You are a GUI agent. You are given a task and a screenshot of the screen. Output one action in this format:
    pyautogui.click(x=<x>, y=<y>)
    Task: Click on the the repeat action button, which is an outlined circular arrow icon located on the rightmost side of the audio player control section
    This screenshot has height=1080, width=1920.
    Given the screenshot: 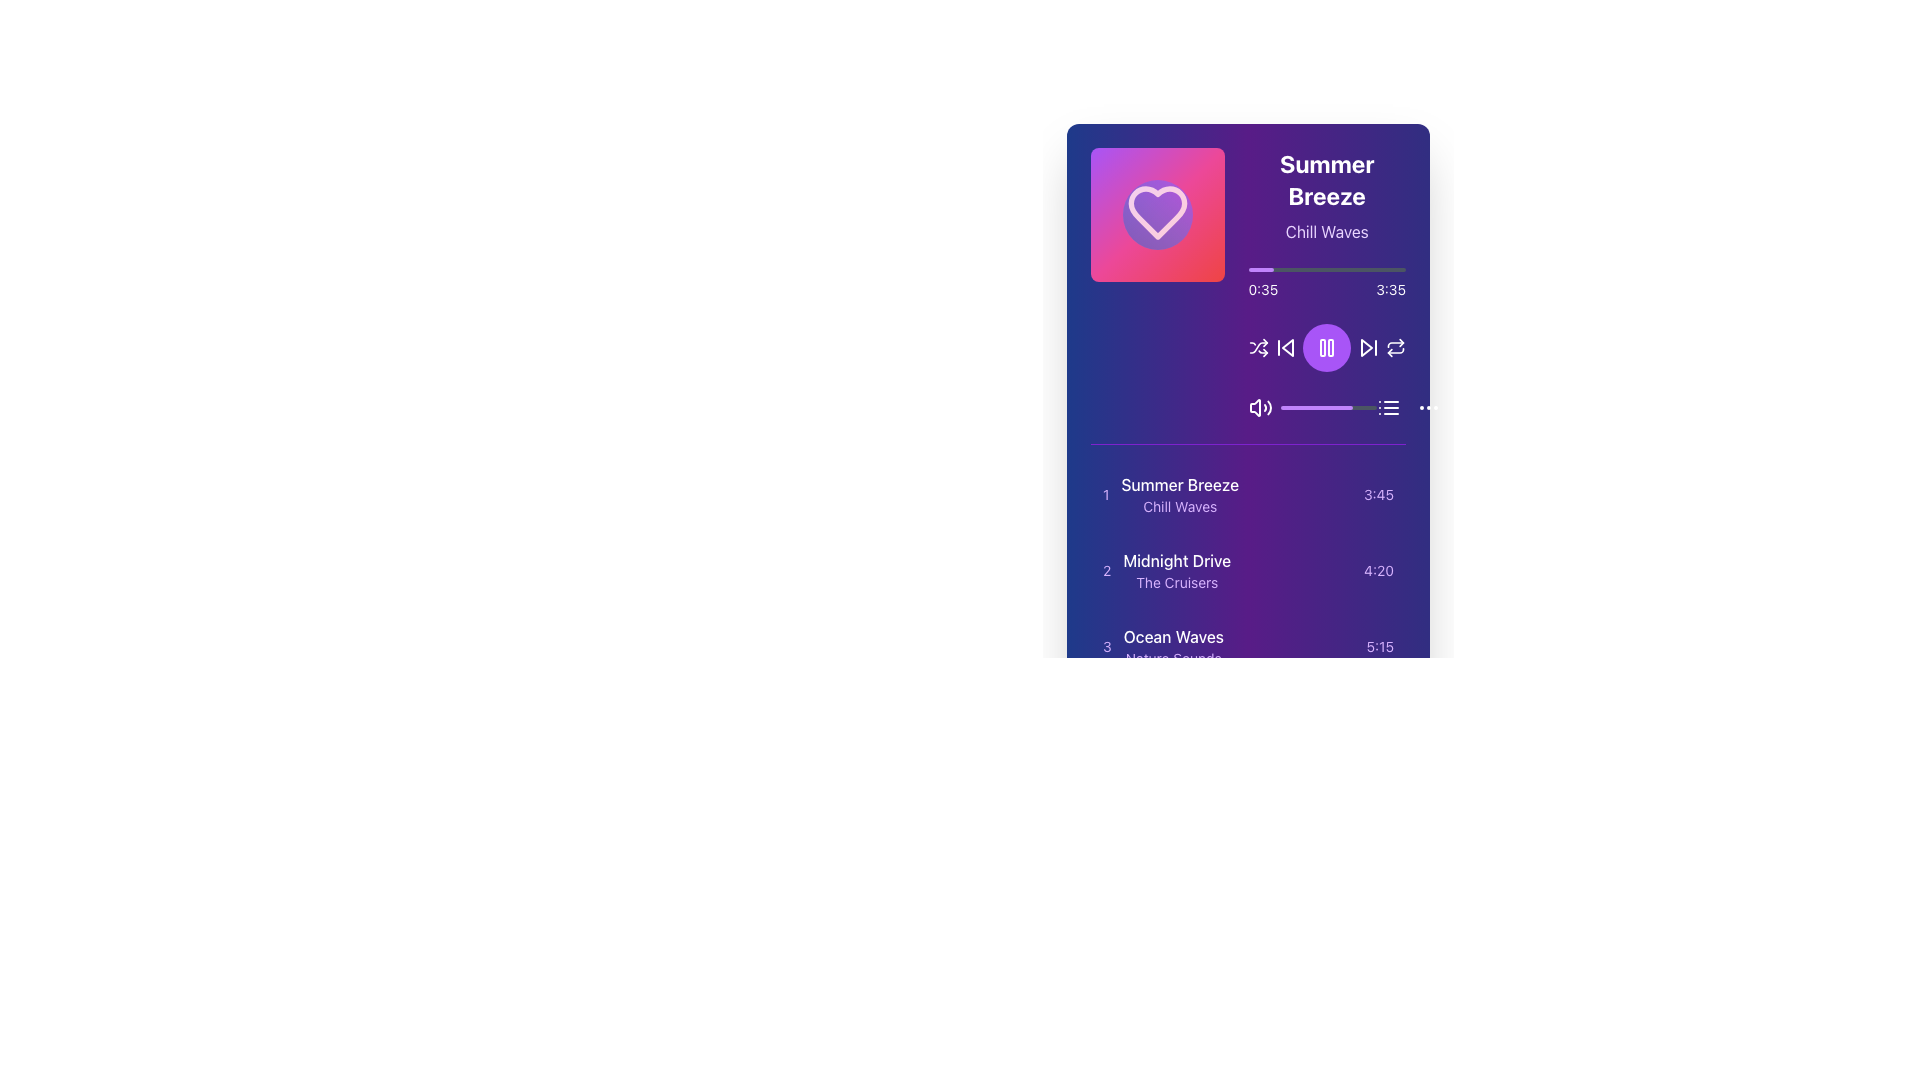 What is the action you would take?
    pyautogui.click(x=1395, y=346)
    